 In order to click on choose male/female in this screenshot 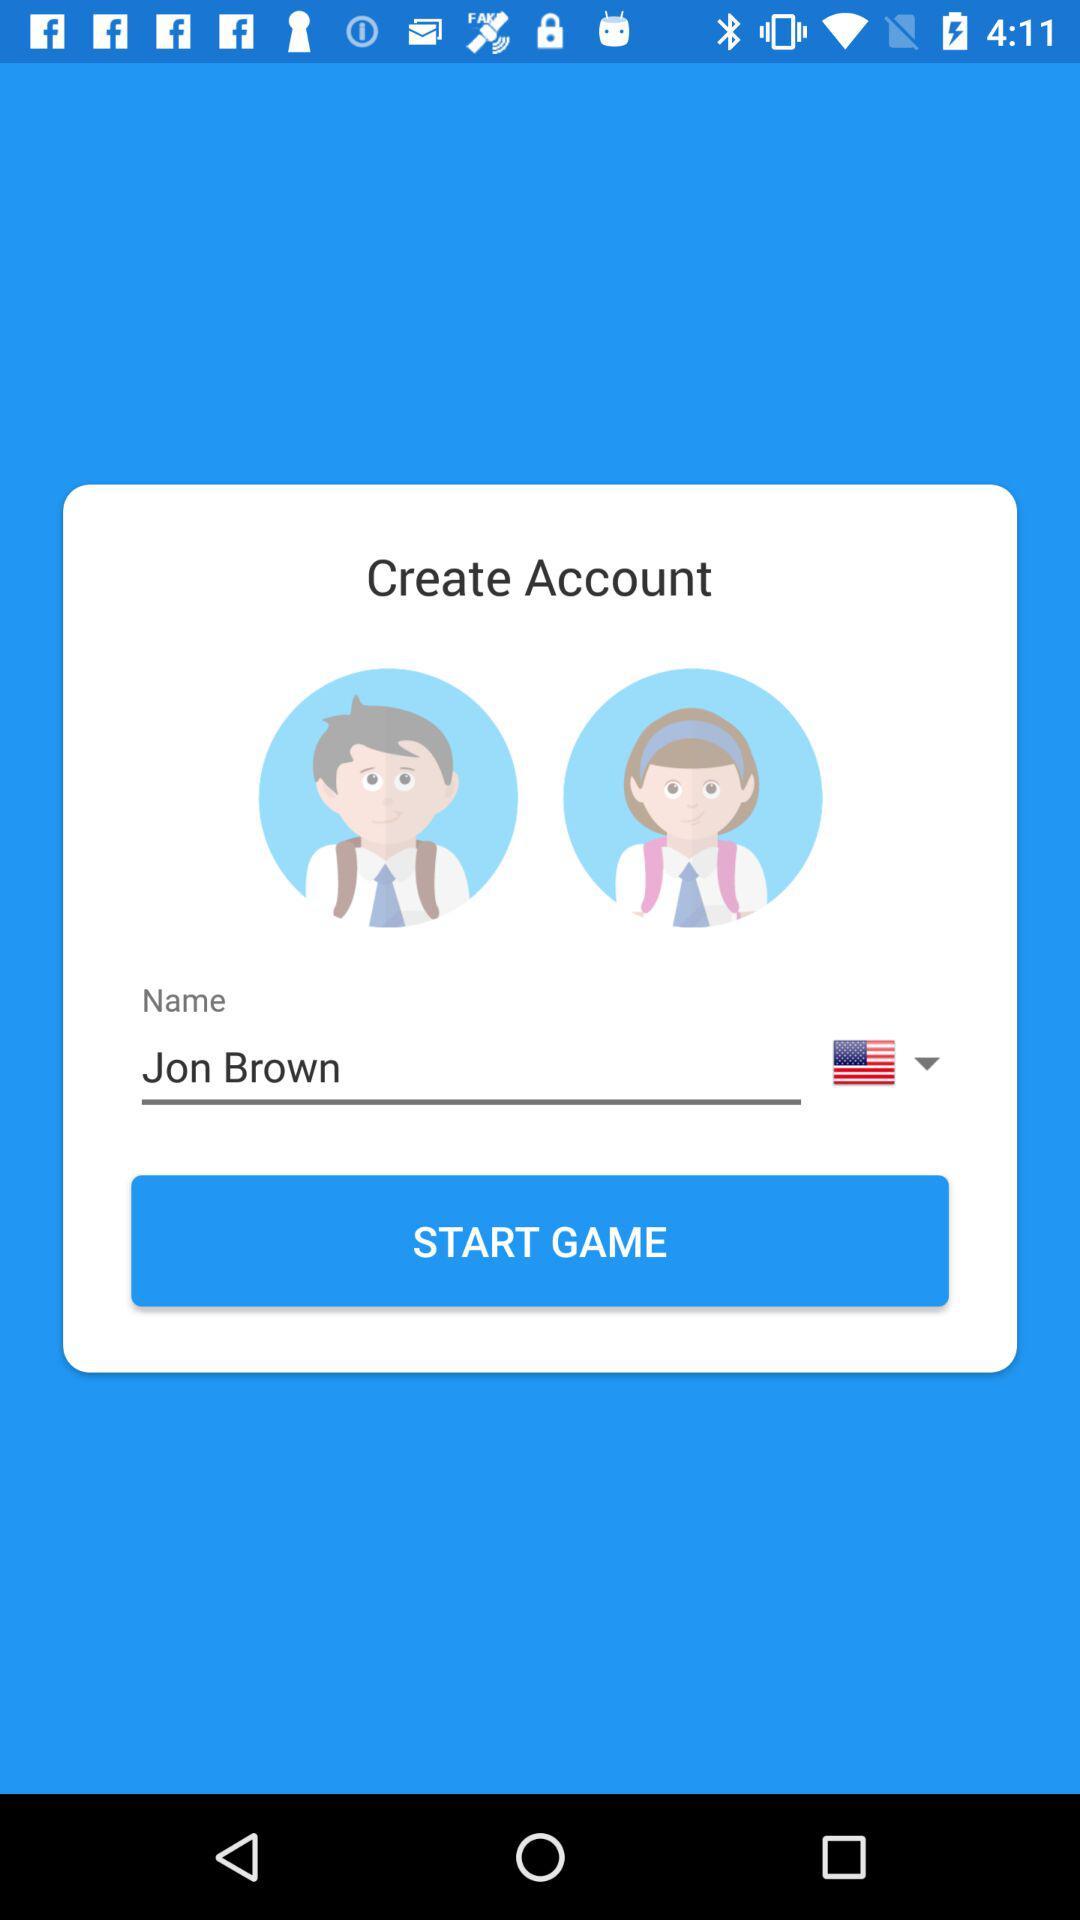, I will do `click(387, 797)`.